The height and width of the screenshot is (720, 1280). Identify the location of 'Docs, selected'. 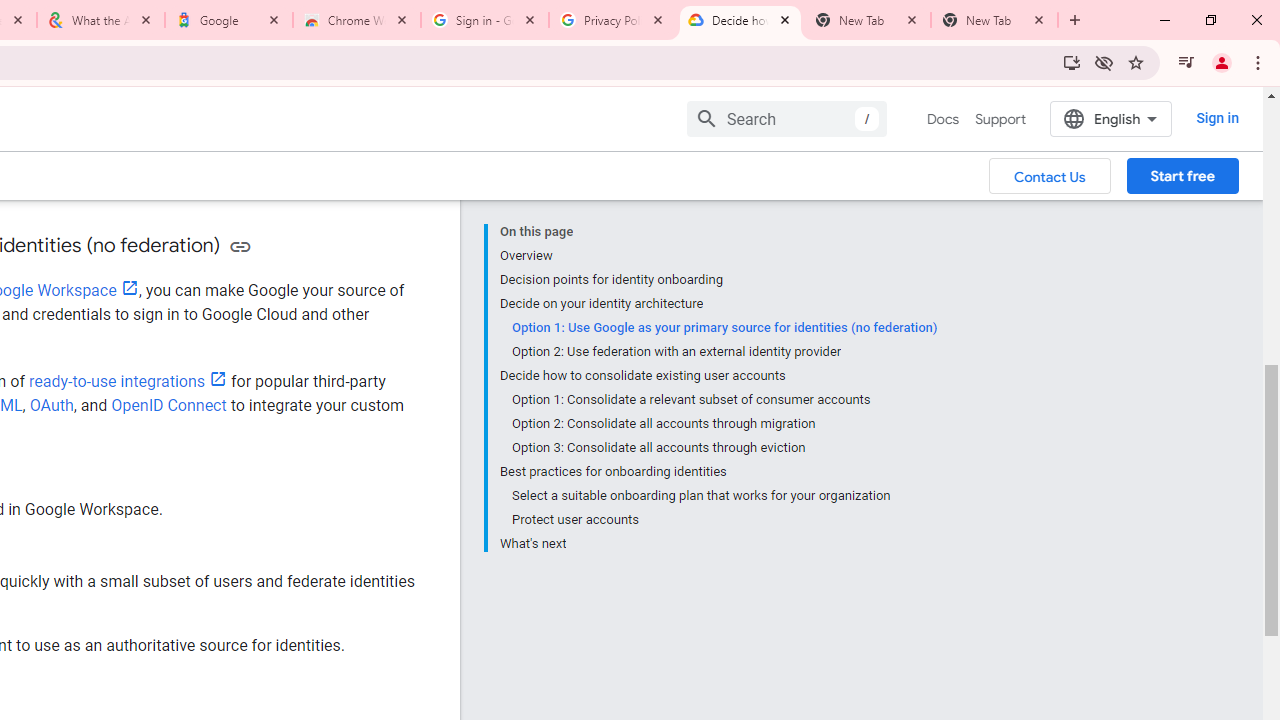
(941, 119).